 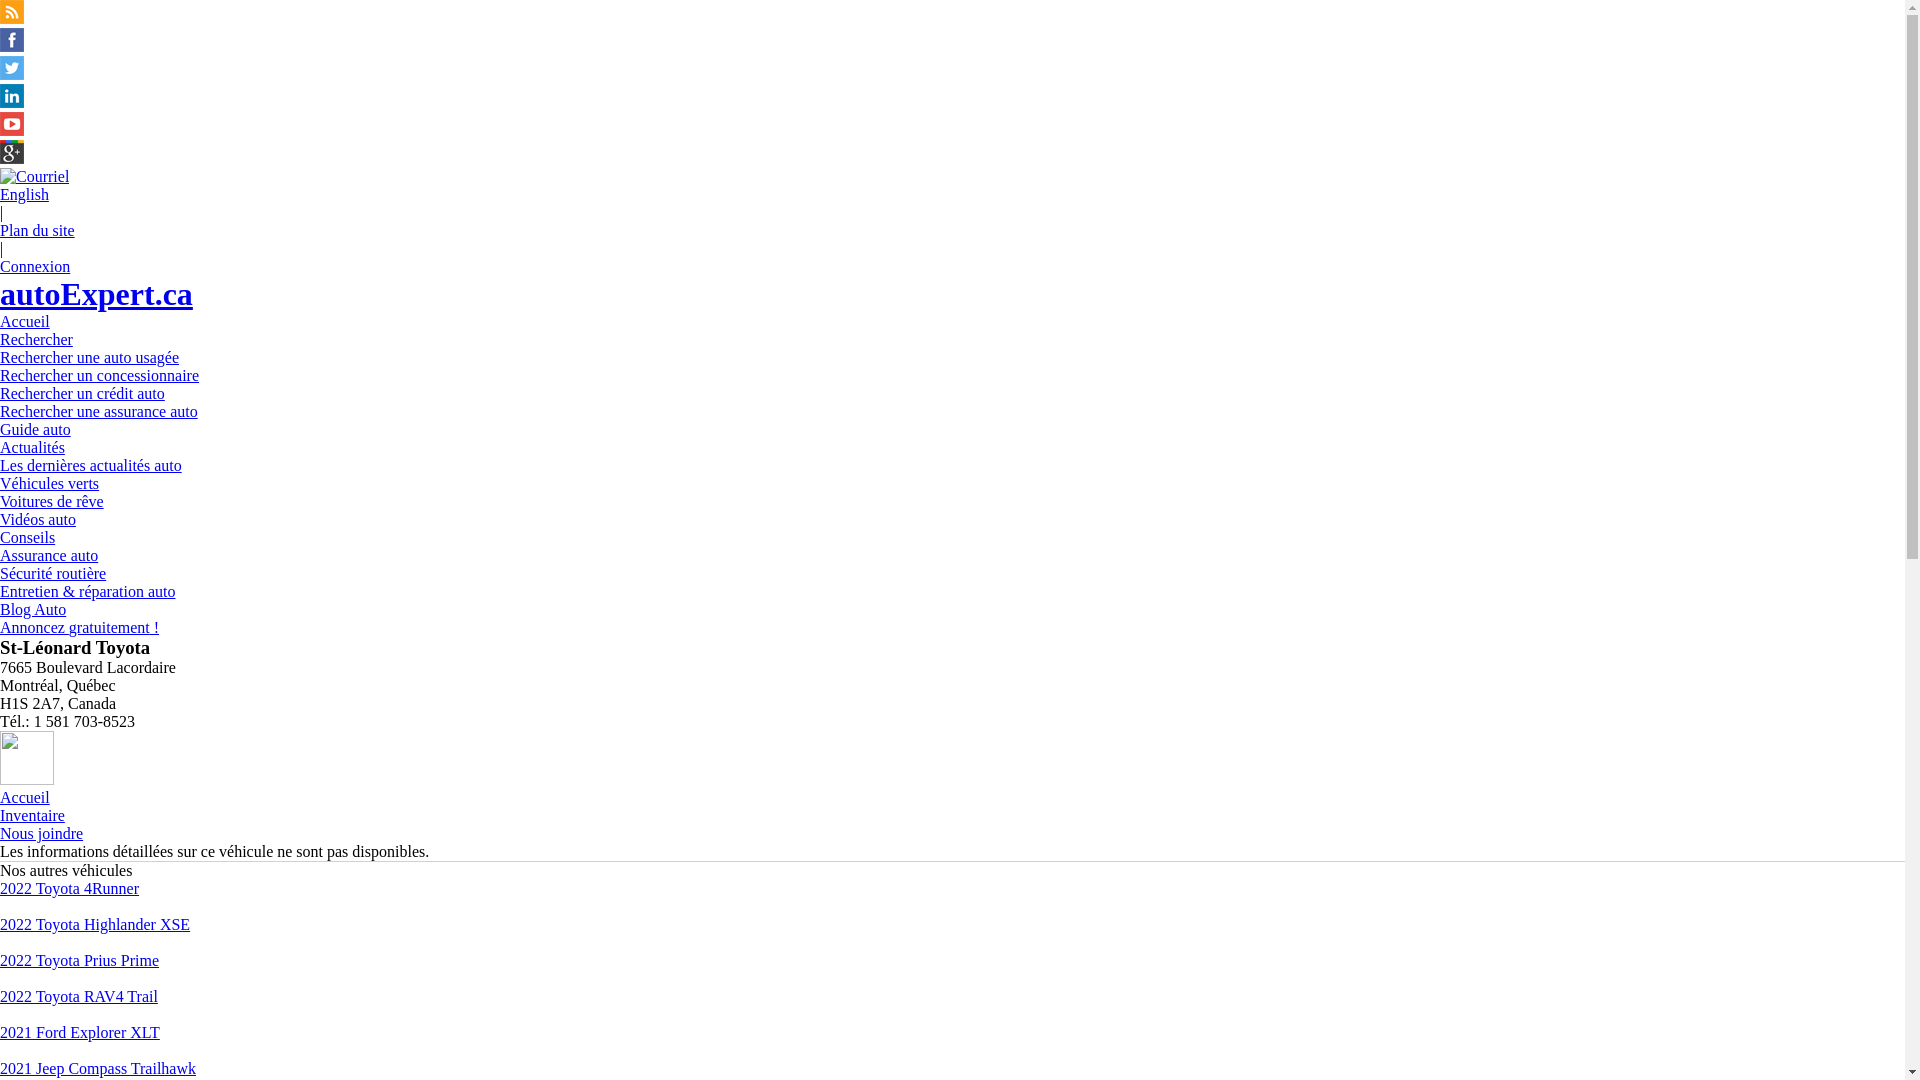 What do you see at coordinates (24, 796) in the screenshot?
I see `'Accueil'` at bounding box center [24, 796].